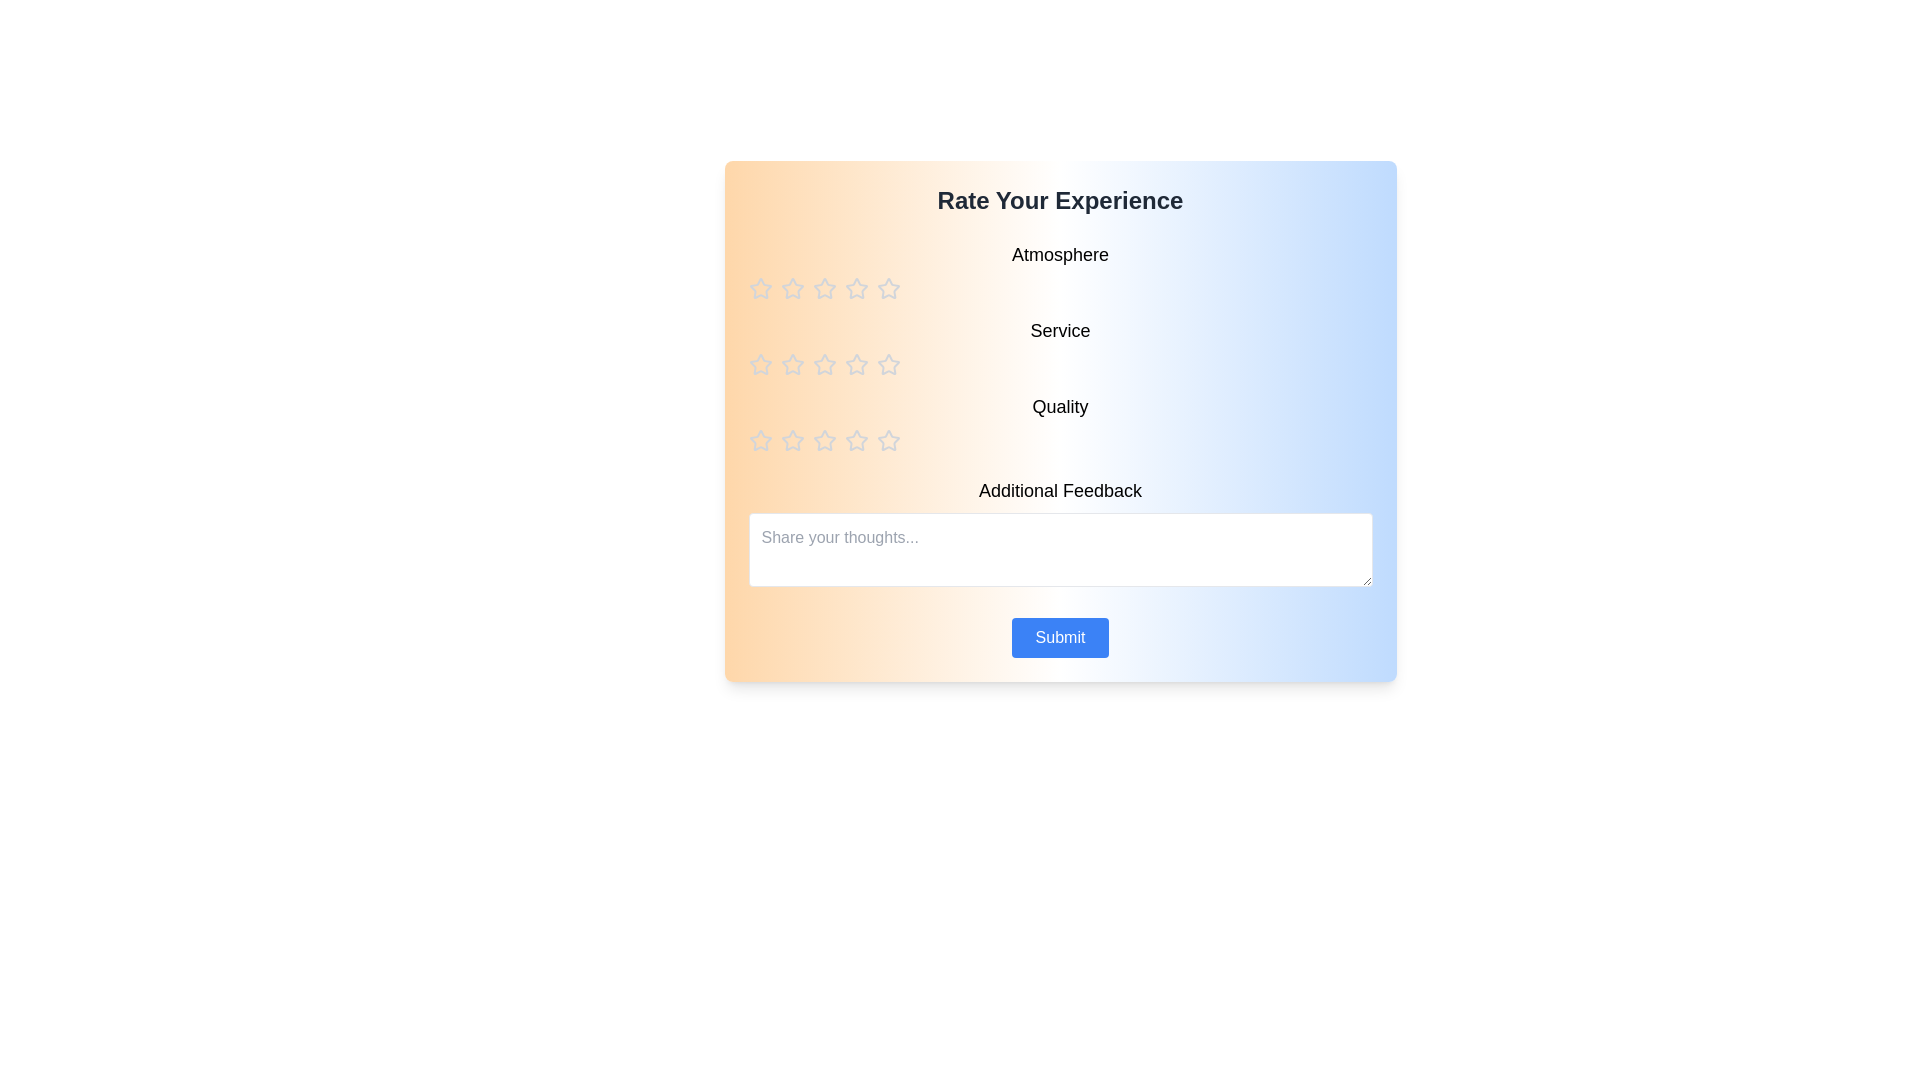 The image size is (1920, 1080). Describe the element at coordinates (791, 439) in the screenshot. I see `the star corresponding to the rating 2 for the category quality` at that location.